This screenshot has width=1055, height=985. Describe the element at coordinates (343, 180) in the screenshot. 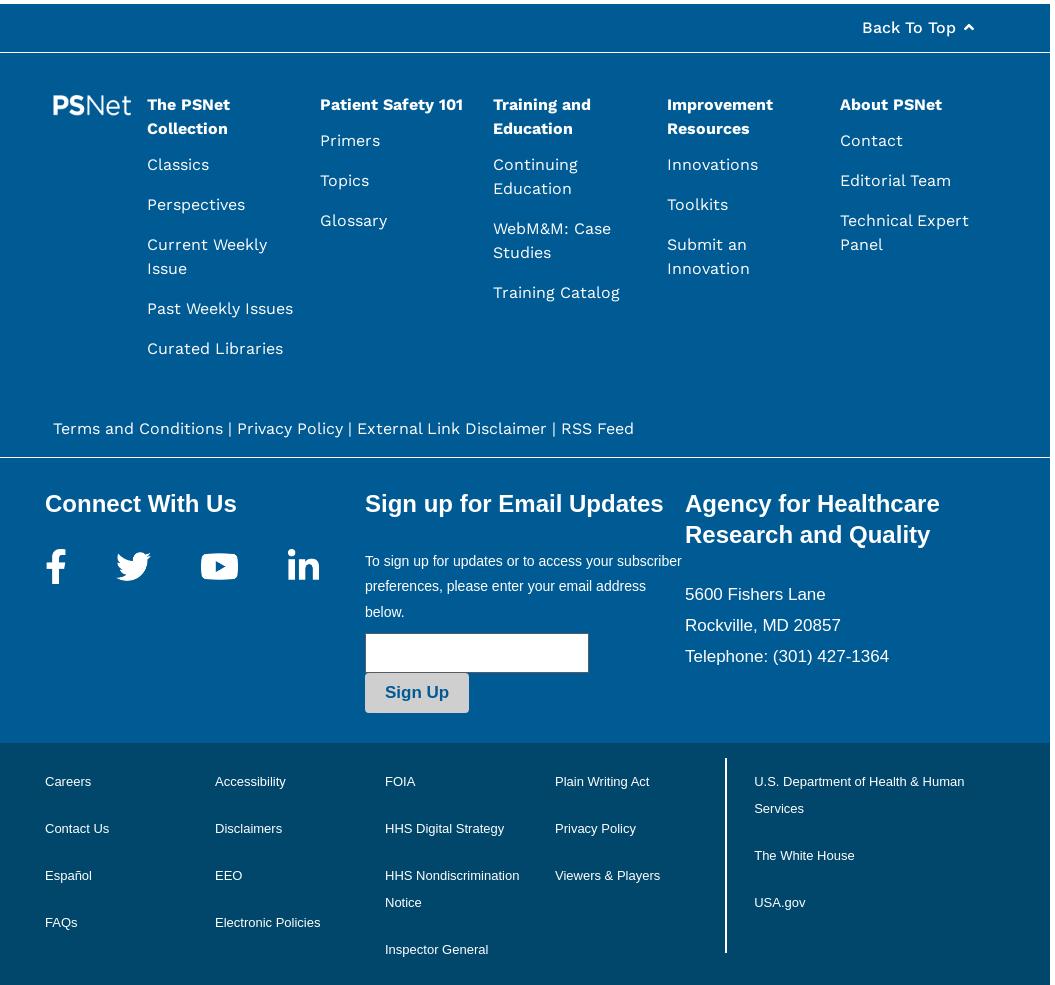

I see `'Topics'` at that location.